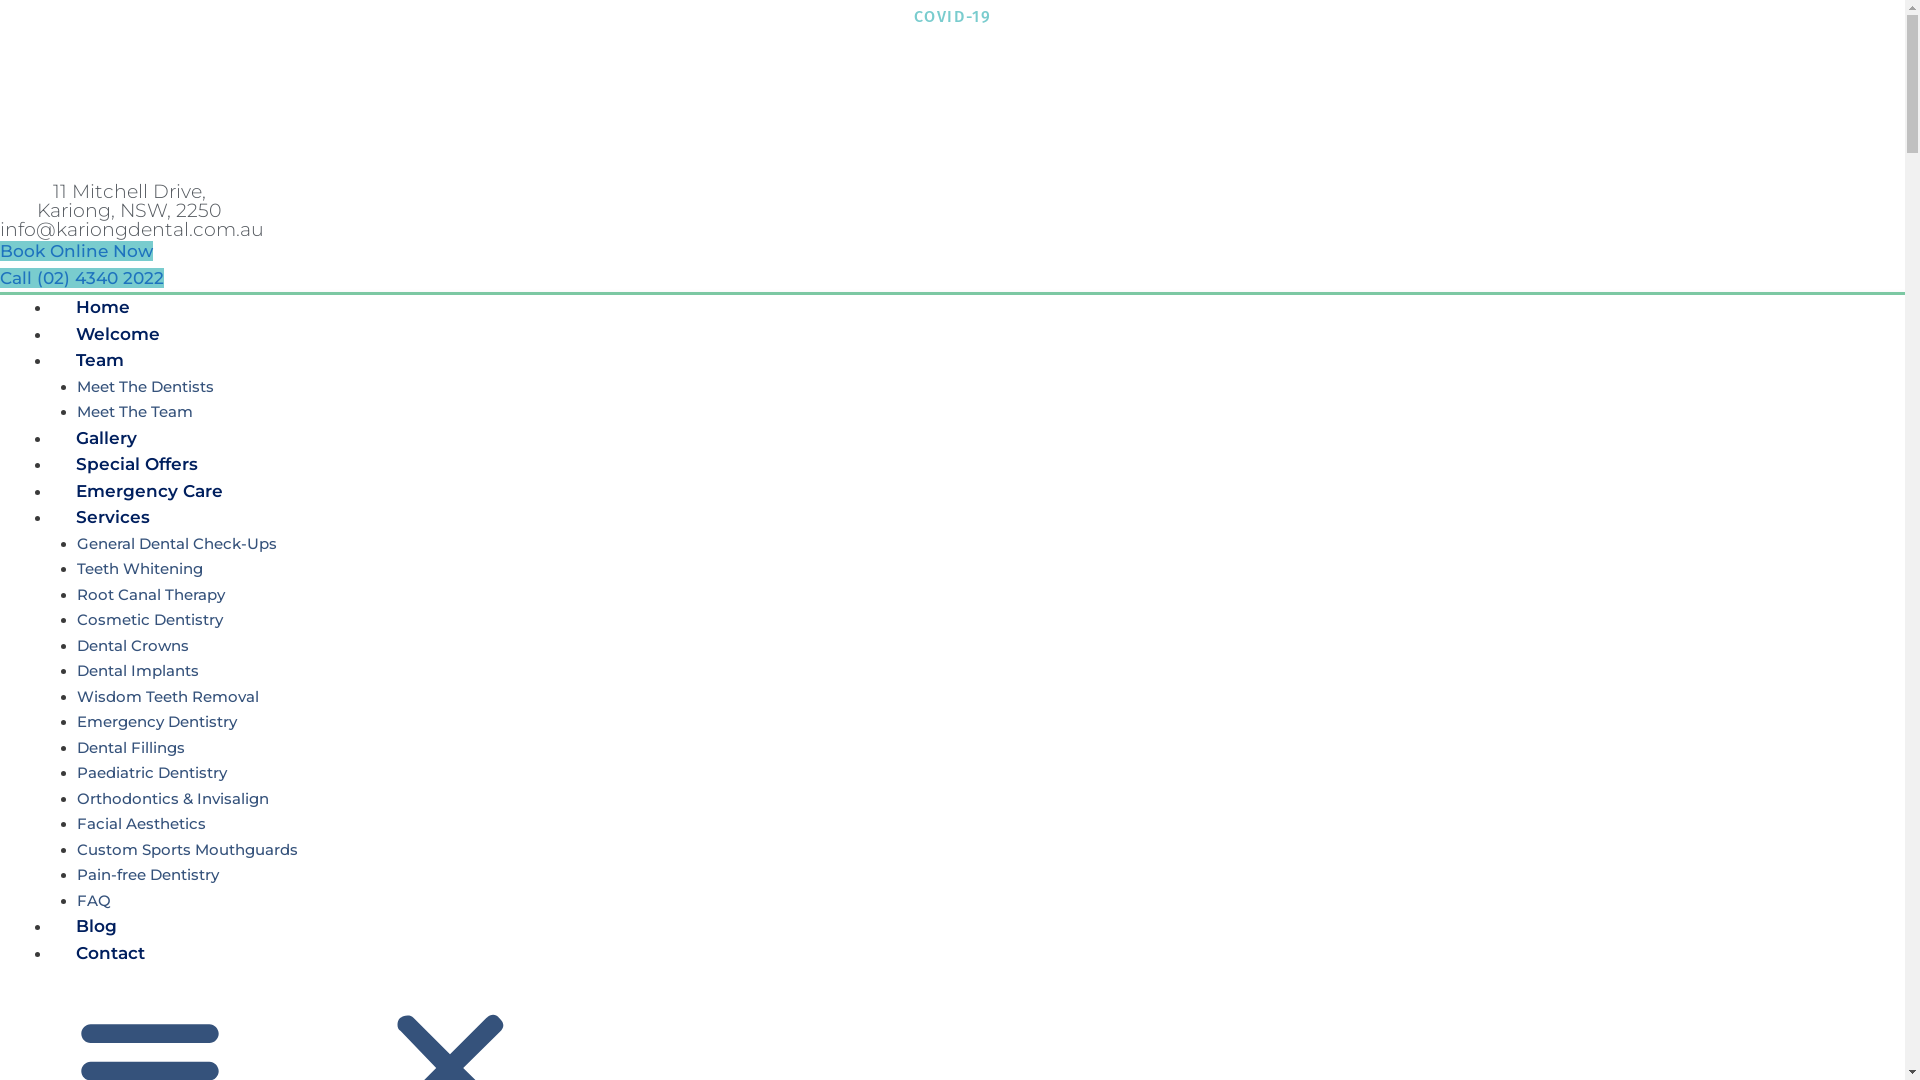  I want to click on 'Gallery', so click(105, 437).